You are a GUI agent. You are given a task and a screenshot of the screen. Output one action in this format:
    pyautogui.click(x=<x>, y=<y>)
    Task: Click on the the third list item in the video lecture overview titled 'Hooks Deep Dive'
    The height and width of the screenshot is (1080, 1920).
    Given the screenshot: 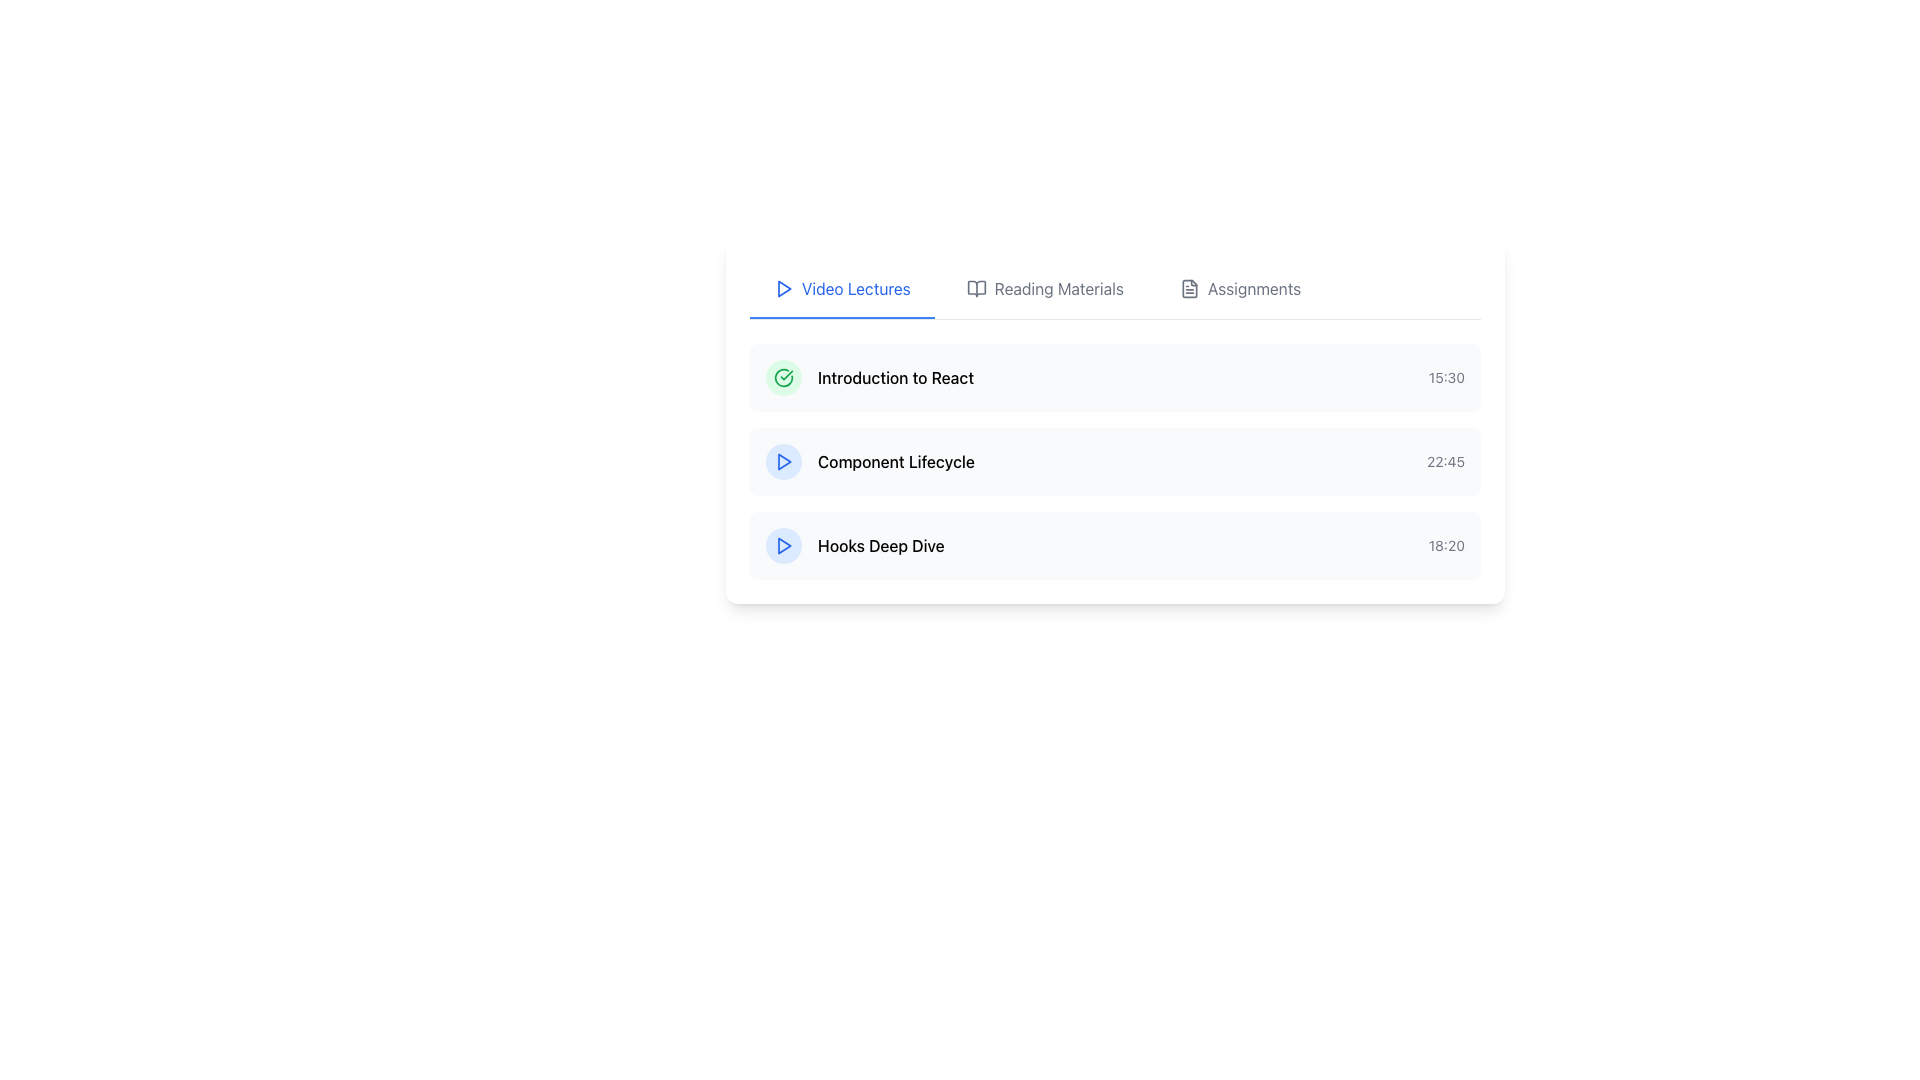 What is the action you would take?
    pyautogui.click(x=1114, y=546)
    